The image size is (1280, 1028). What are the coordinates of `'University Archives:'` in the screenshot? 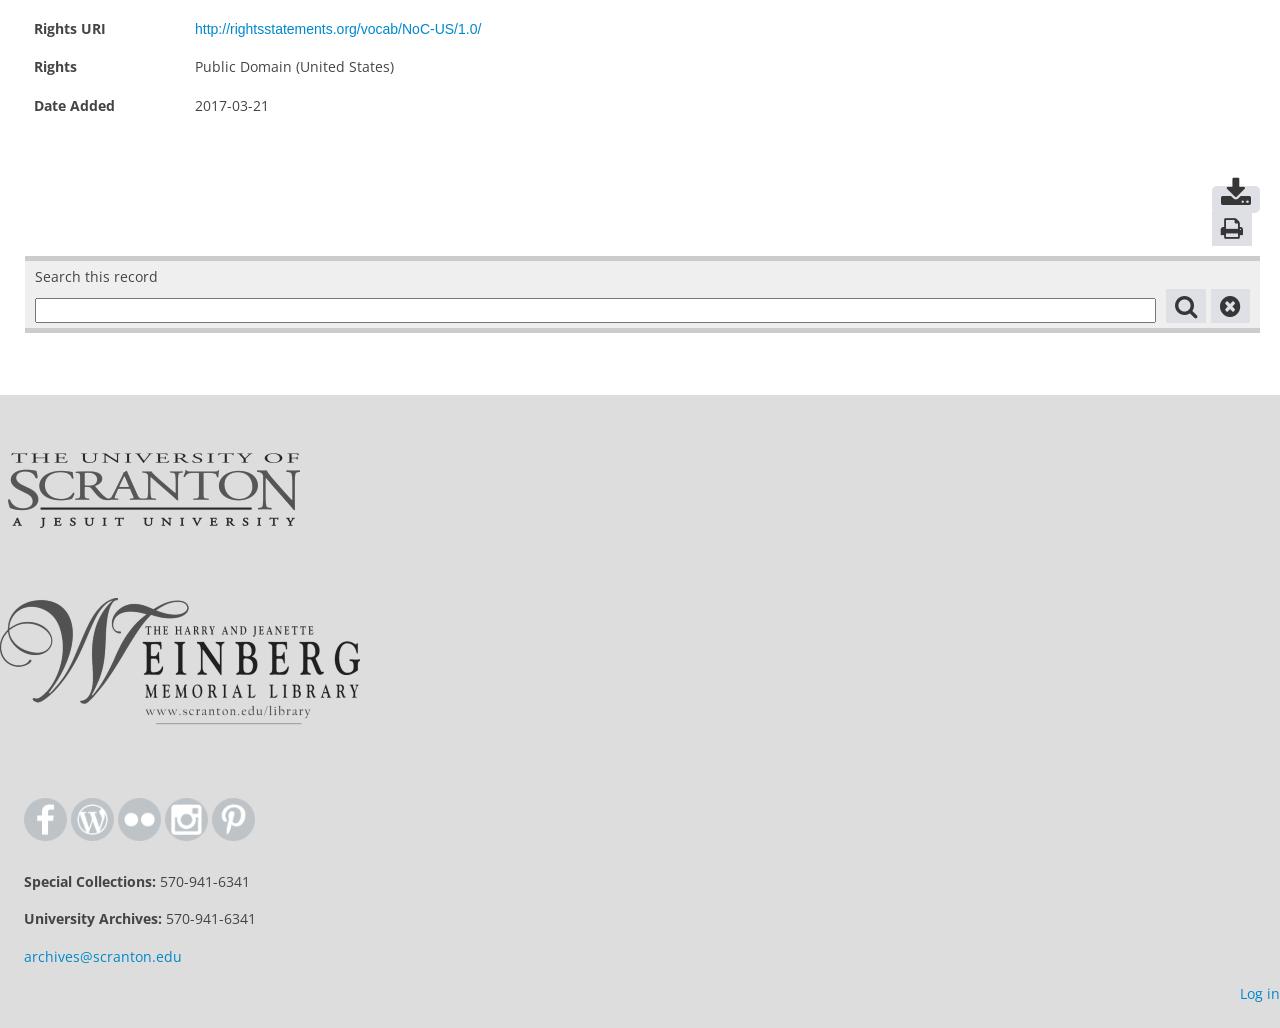 It's located at (92, 918).